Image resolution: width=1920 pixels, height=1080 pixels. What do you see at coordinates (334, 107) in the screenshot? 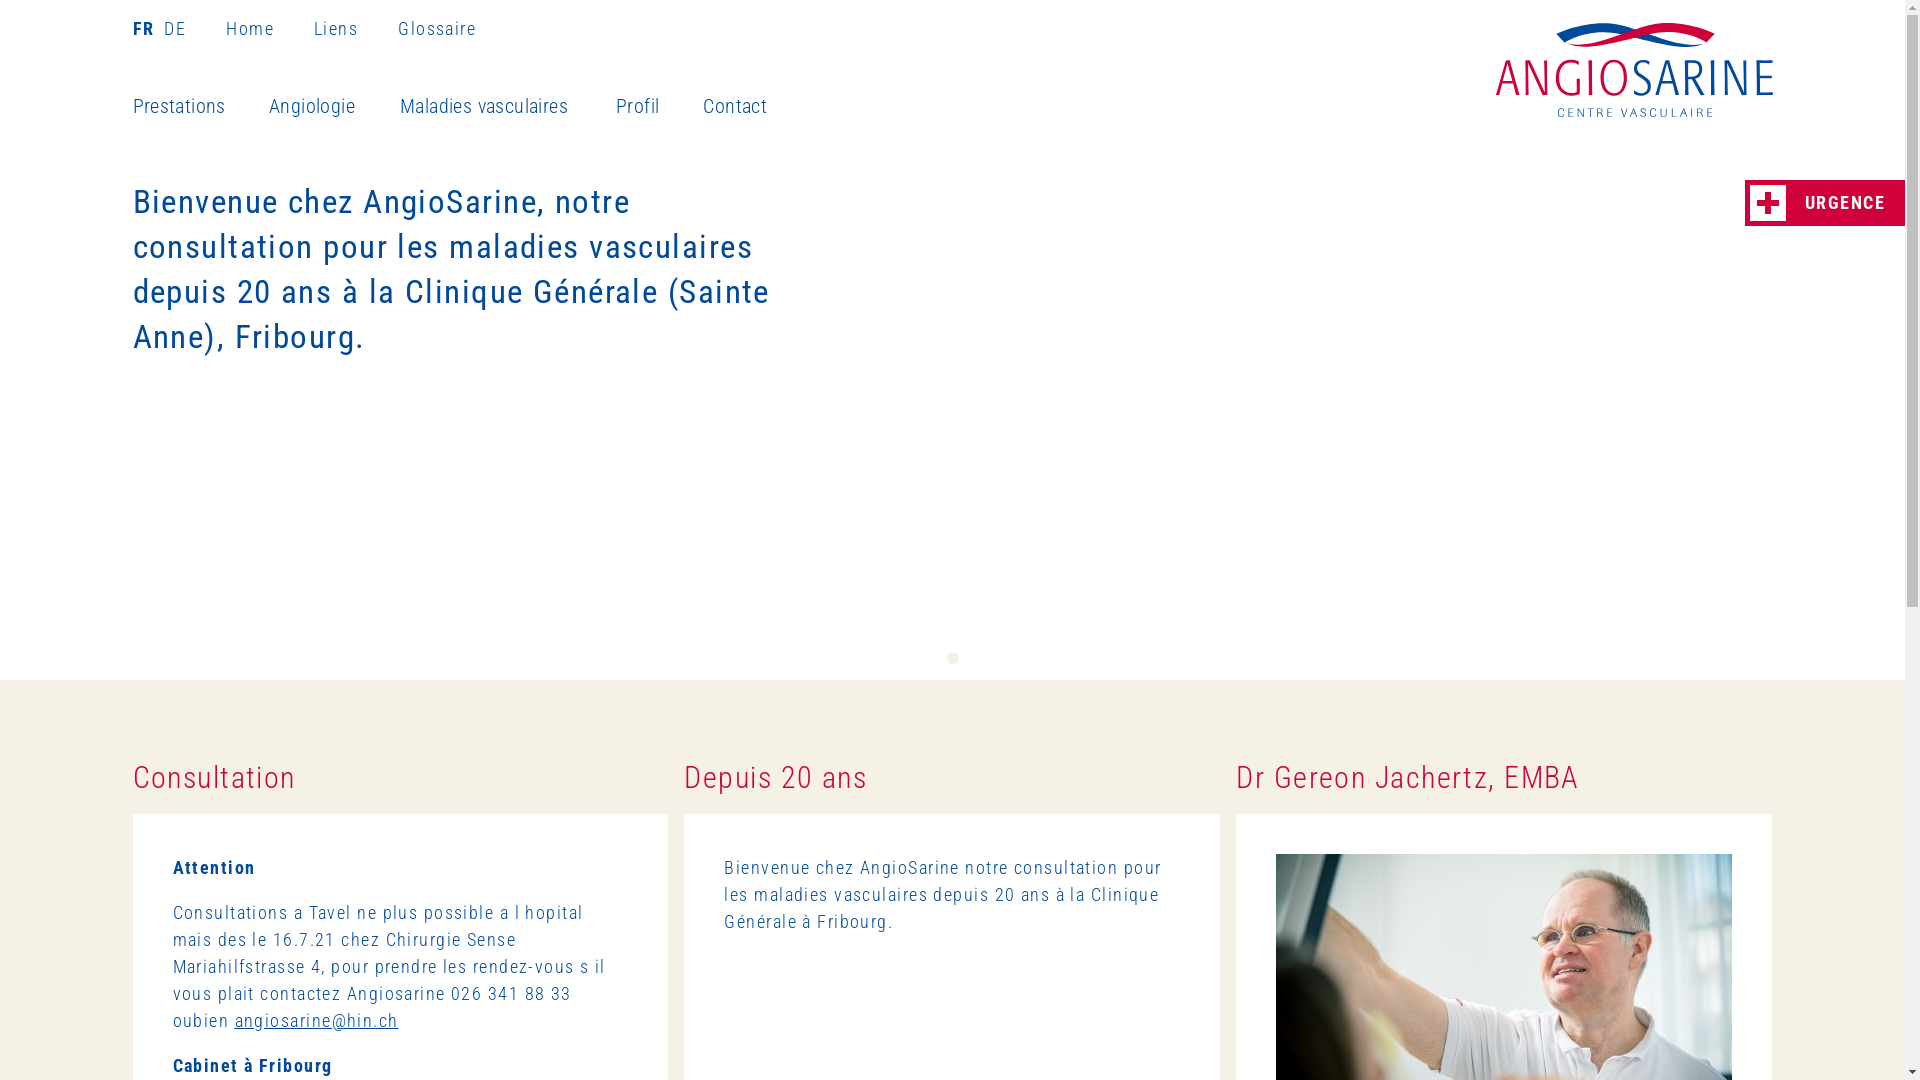
I see `'Angiologie'` at bounding box center [334, 107].